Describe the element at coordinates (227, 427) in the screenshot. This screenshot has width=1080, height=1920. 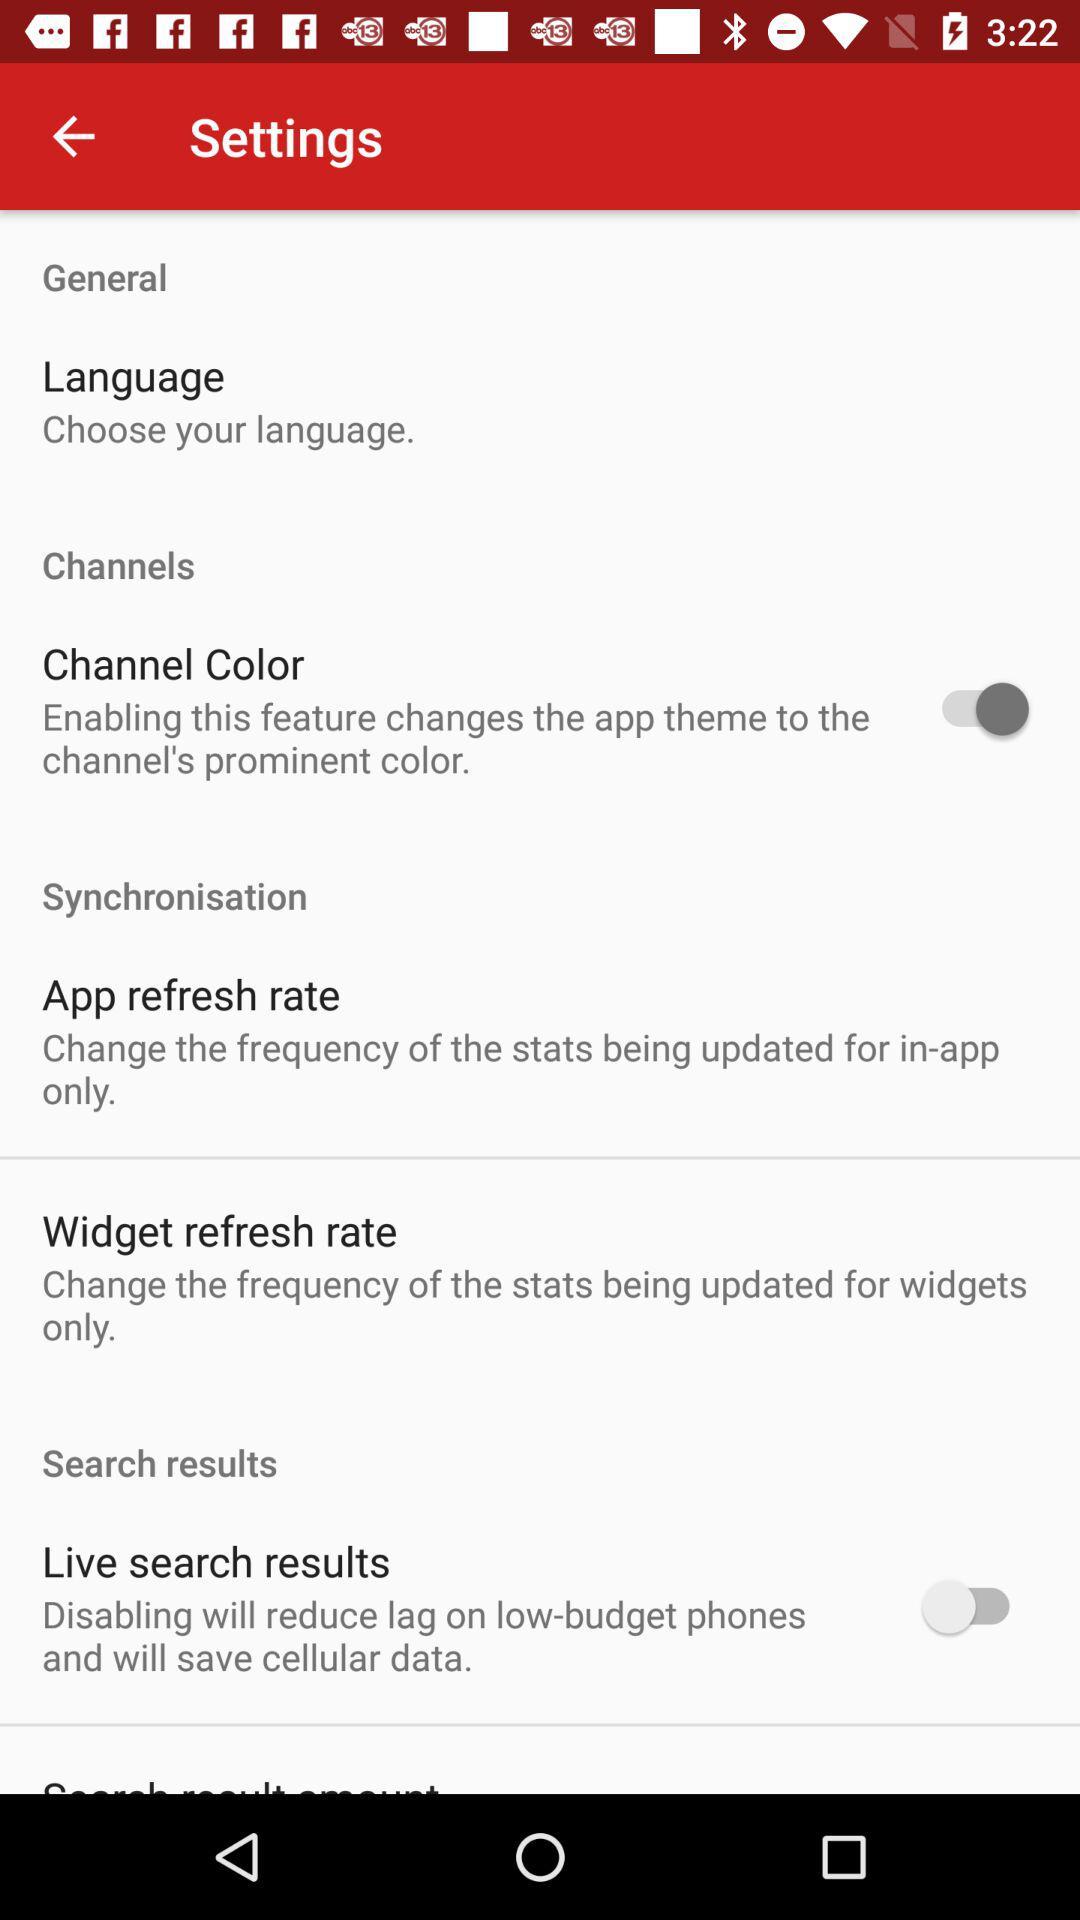
I see `choose your language. icon` at that location.